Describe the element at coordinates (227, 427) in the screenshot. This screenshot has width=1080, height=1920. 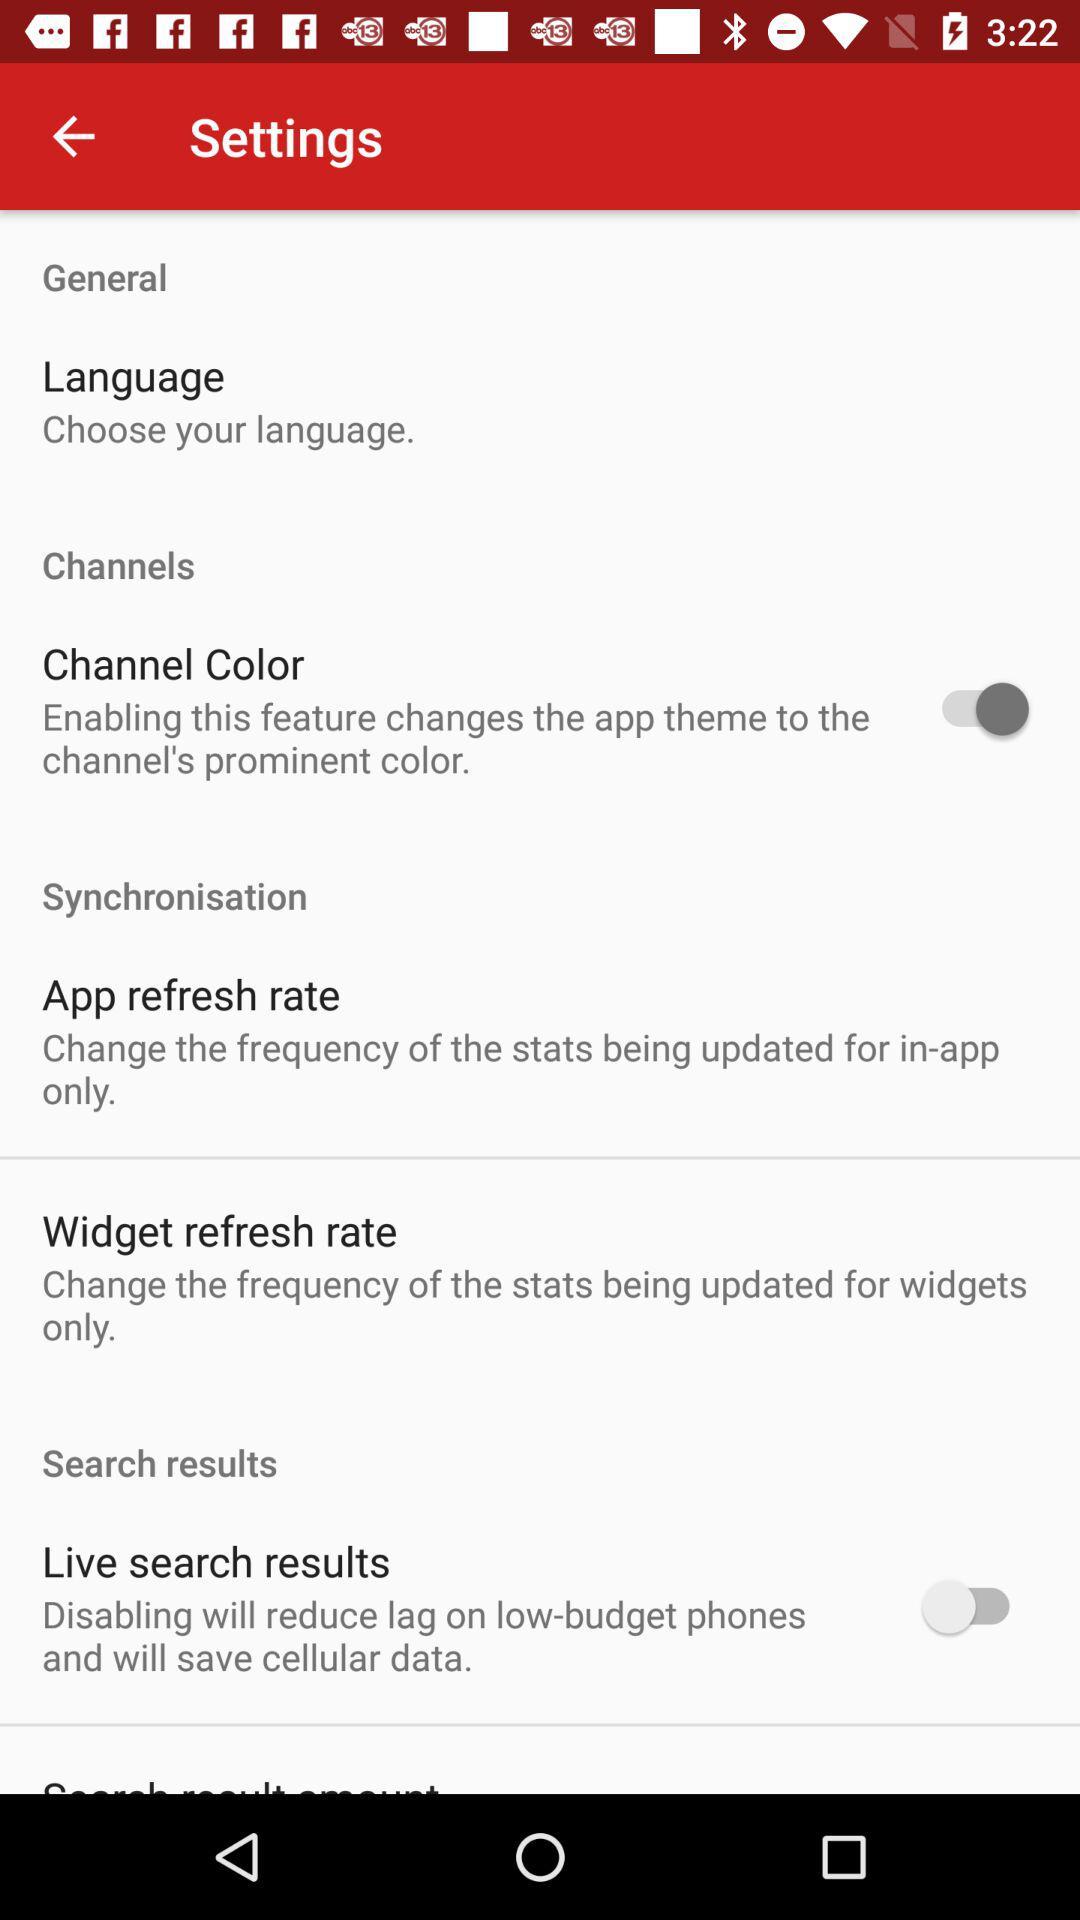
I see `choose your language. icon` at that location.